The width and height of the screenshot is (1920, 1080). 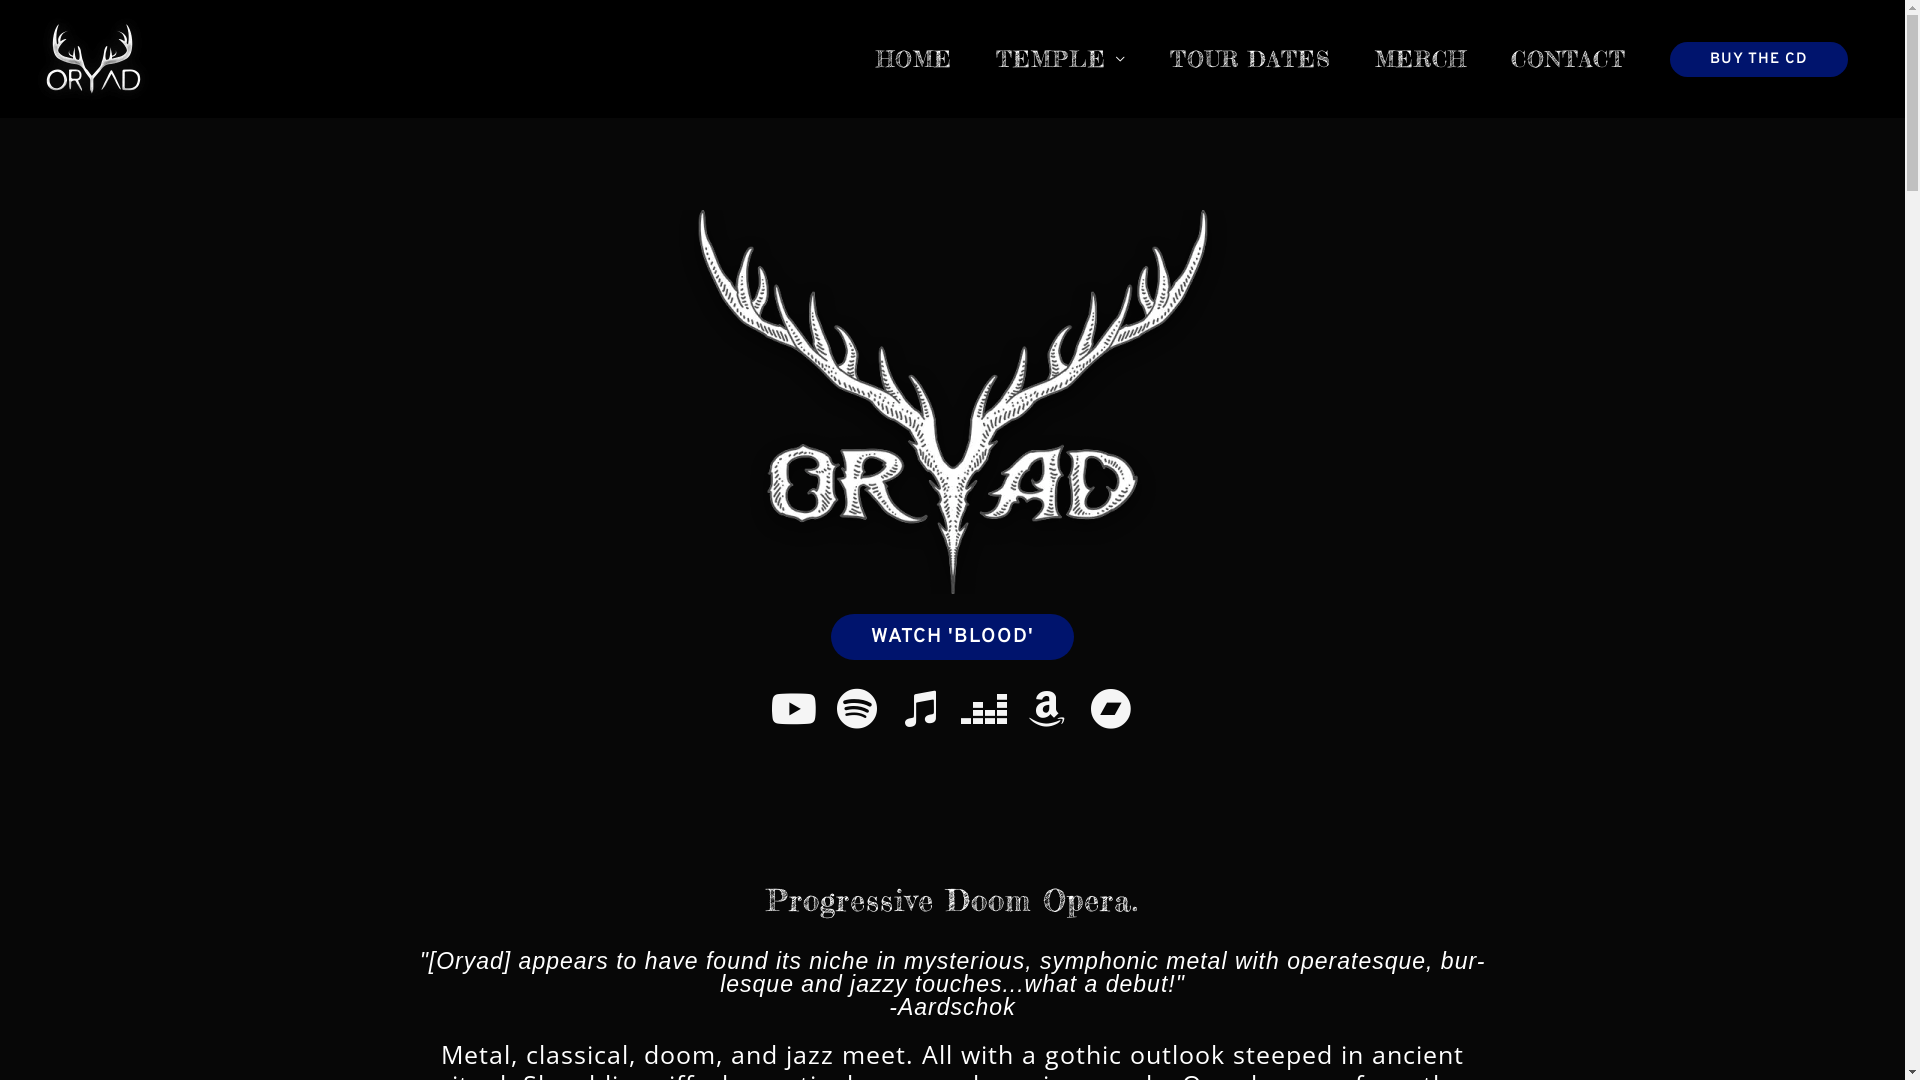 I want to click on 'Deezer', so click(x=984, y=707).